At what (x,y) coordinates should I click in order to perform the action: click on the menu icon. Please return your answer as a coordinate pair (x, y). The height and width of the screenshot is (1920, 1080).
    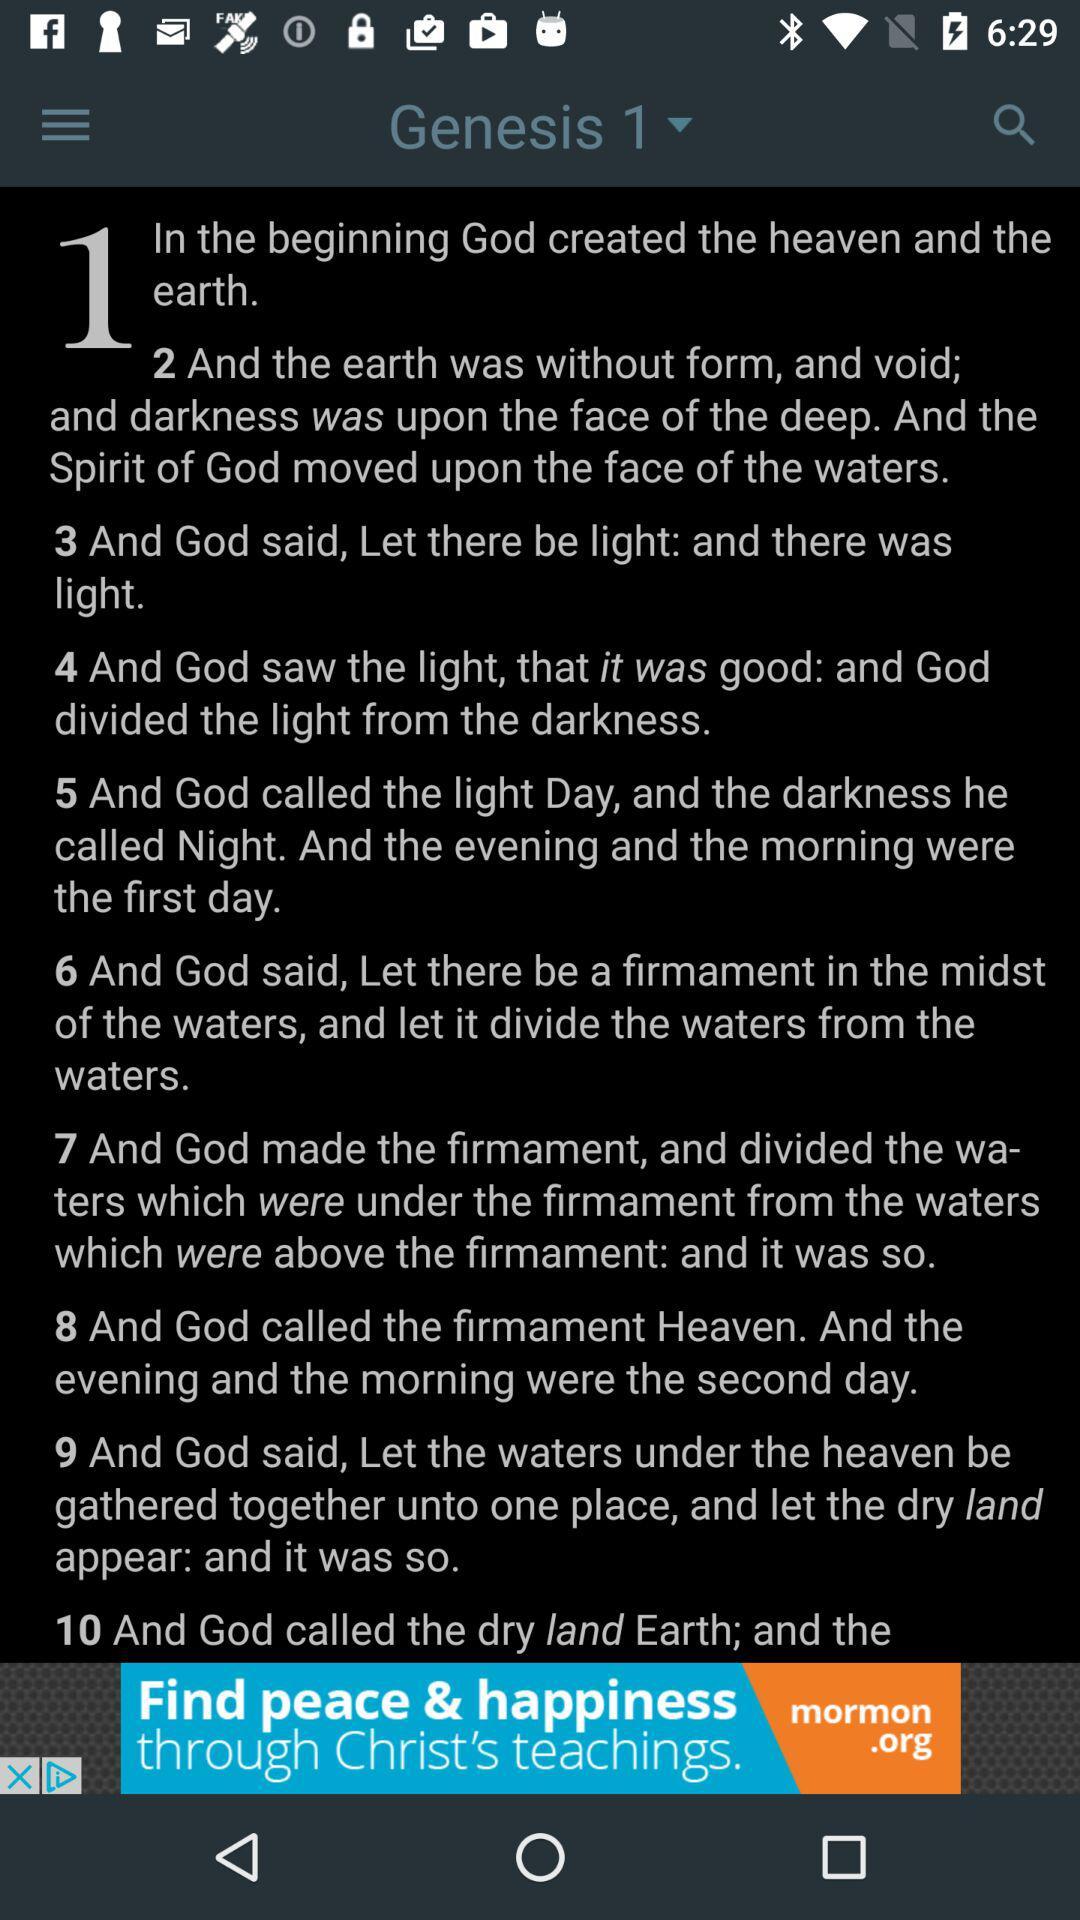
    Looking at the image, I should click on (64, 123).